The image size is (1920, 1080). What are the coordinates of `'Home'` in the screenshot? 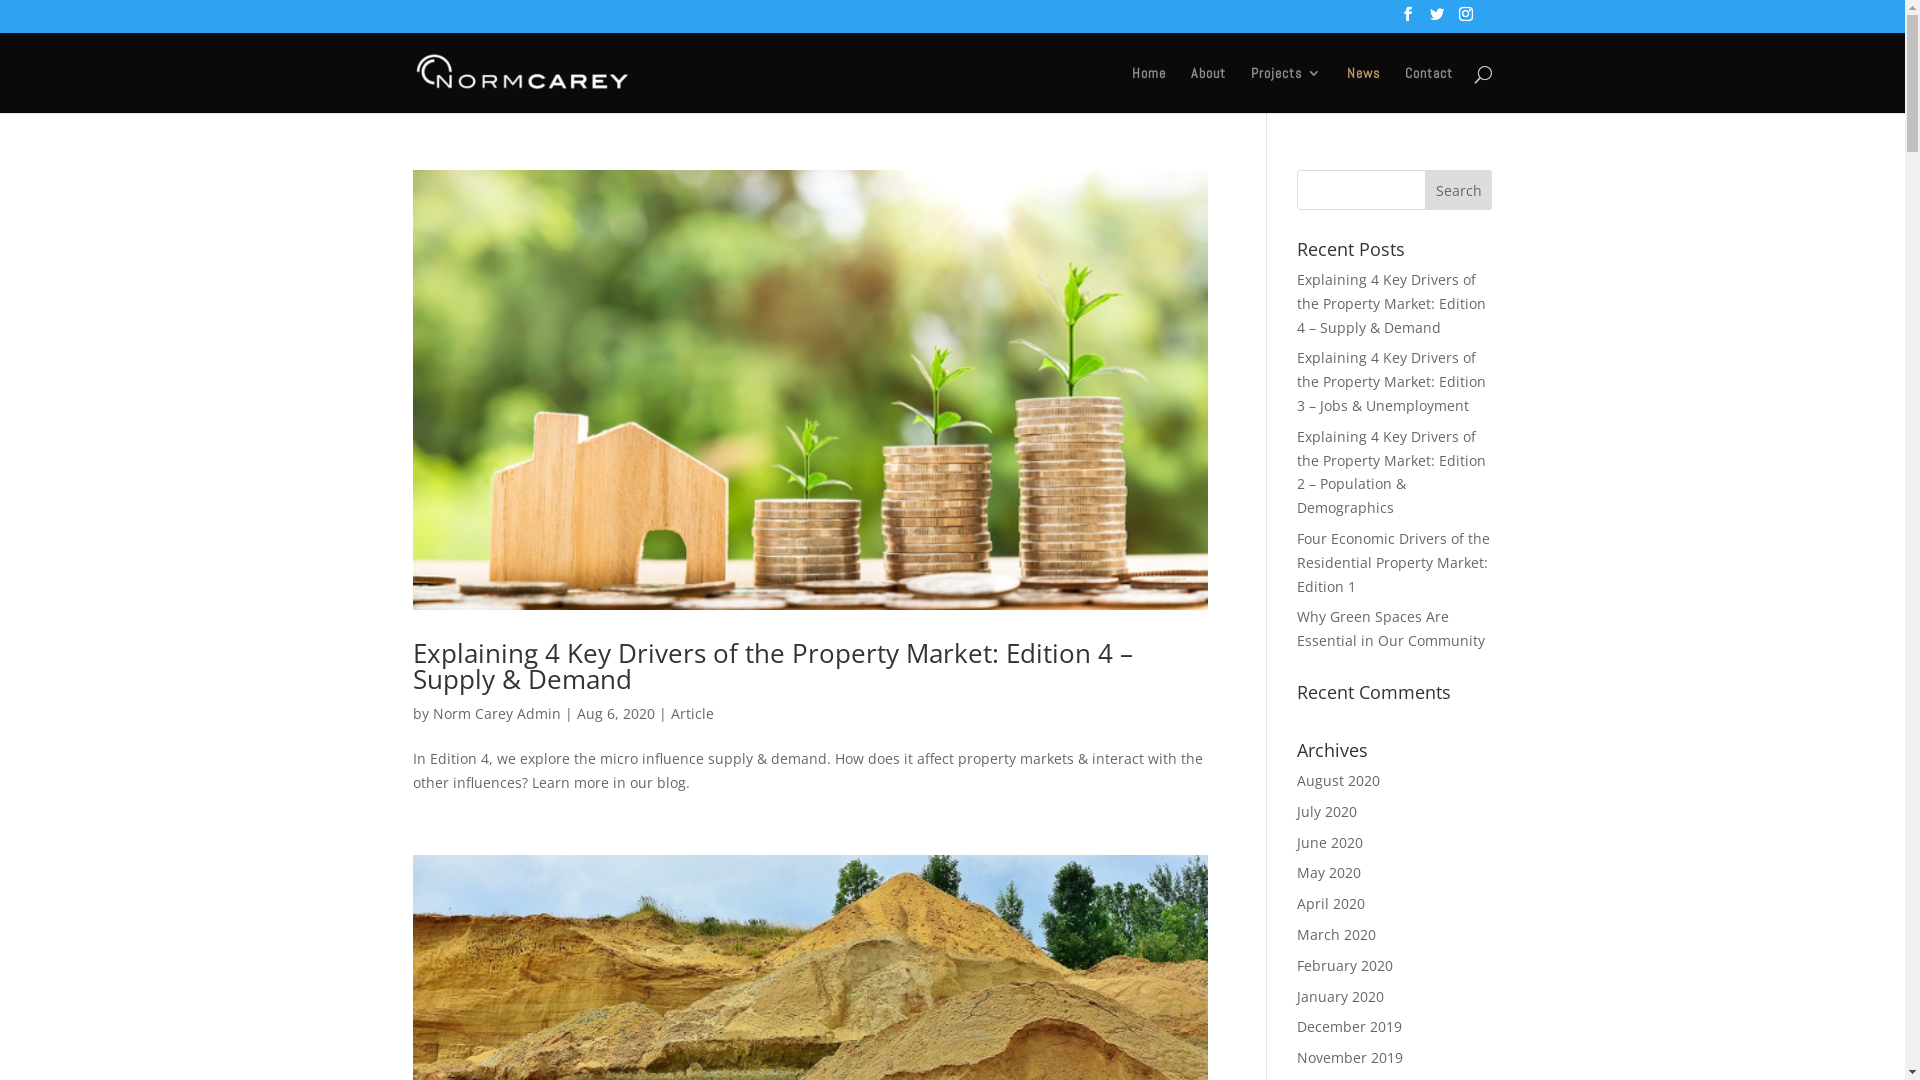 It's located at (1148, 88).